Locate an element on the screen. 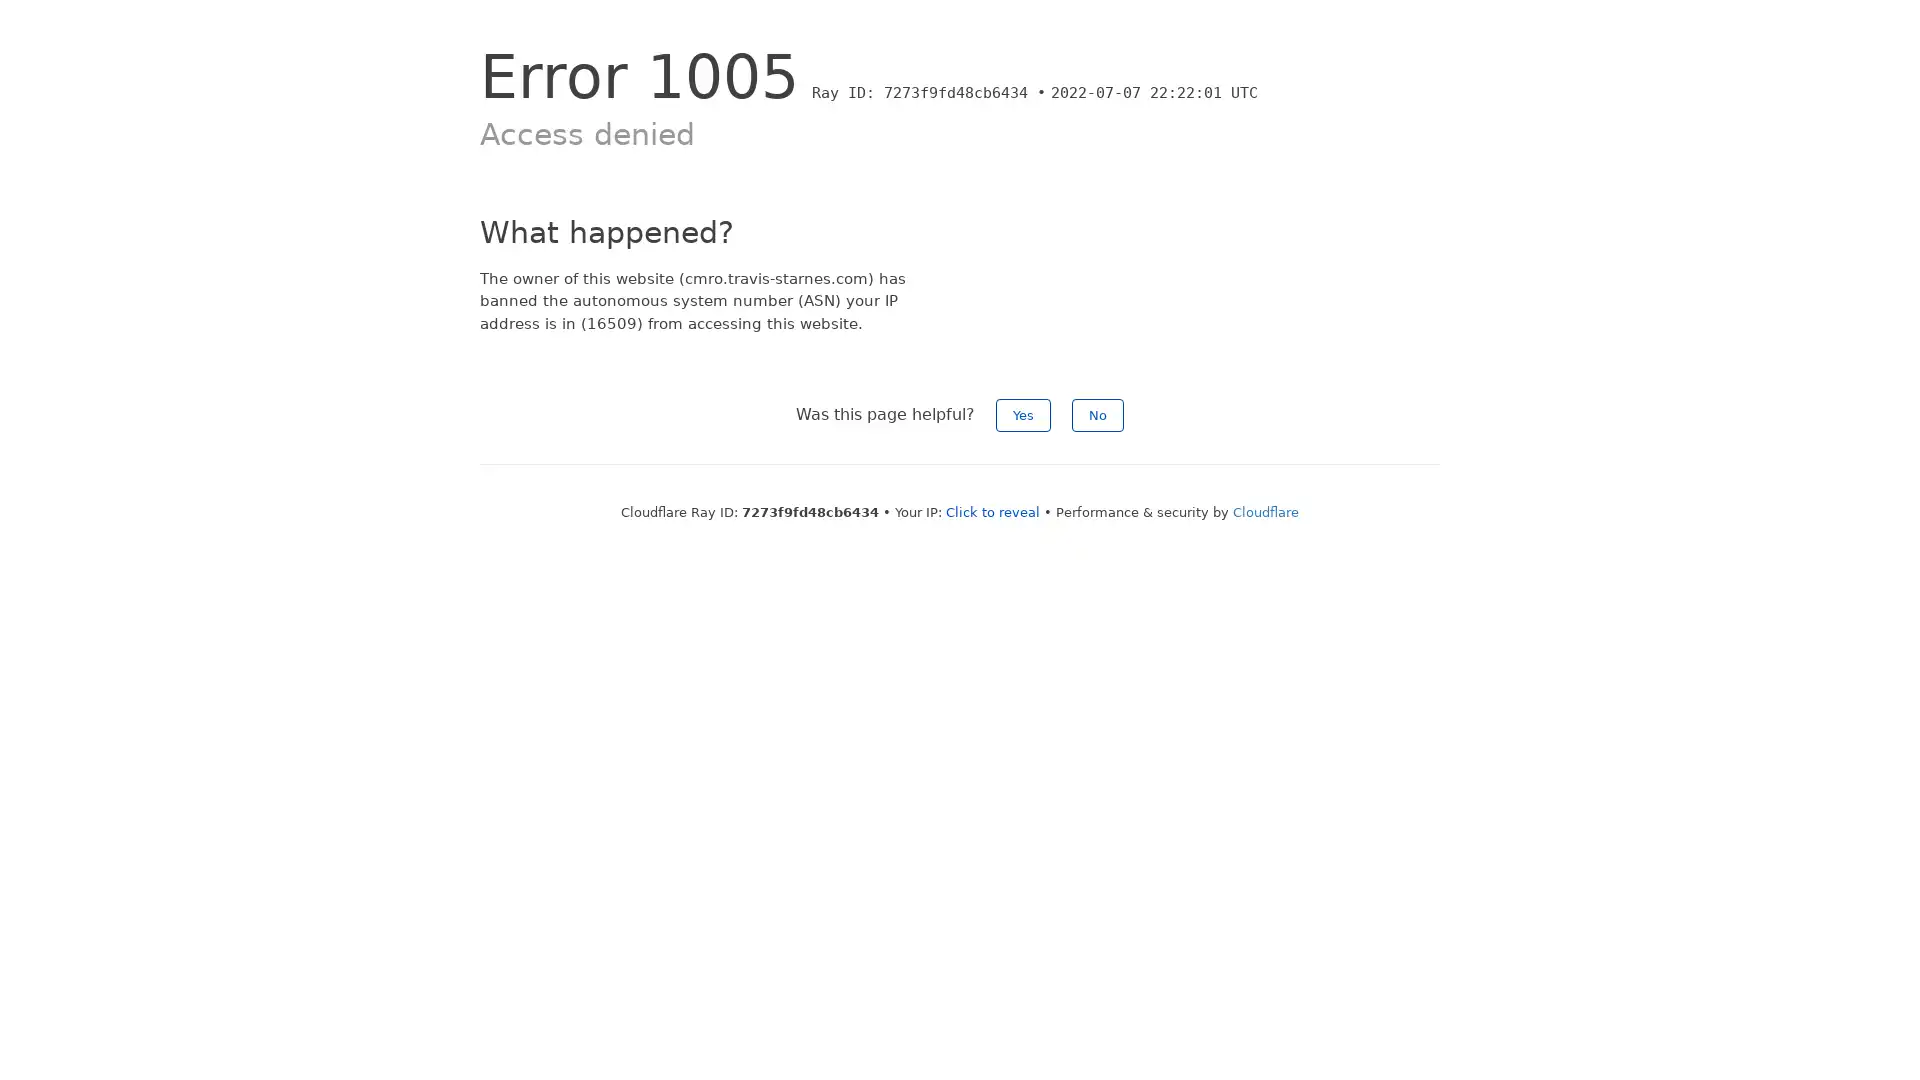 This screenshot has width=1920, height=1080. Yes is located at coordinates (1023, 414).